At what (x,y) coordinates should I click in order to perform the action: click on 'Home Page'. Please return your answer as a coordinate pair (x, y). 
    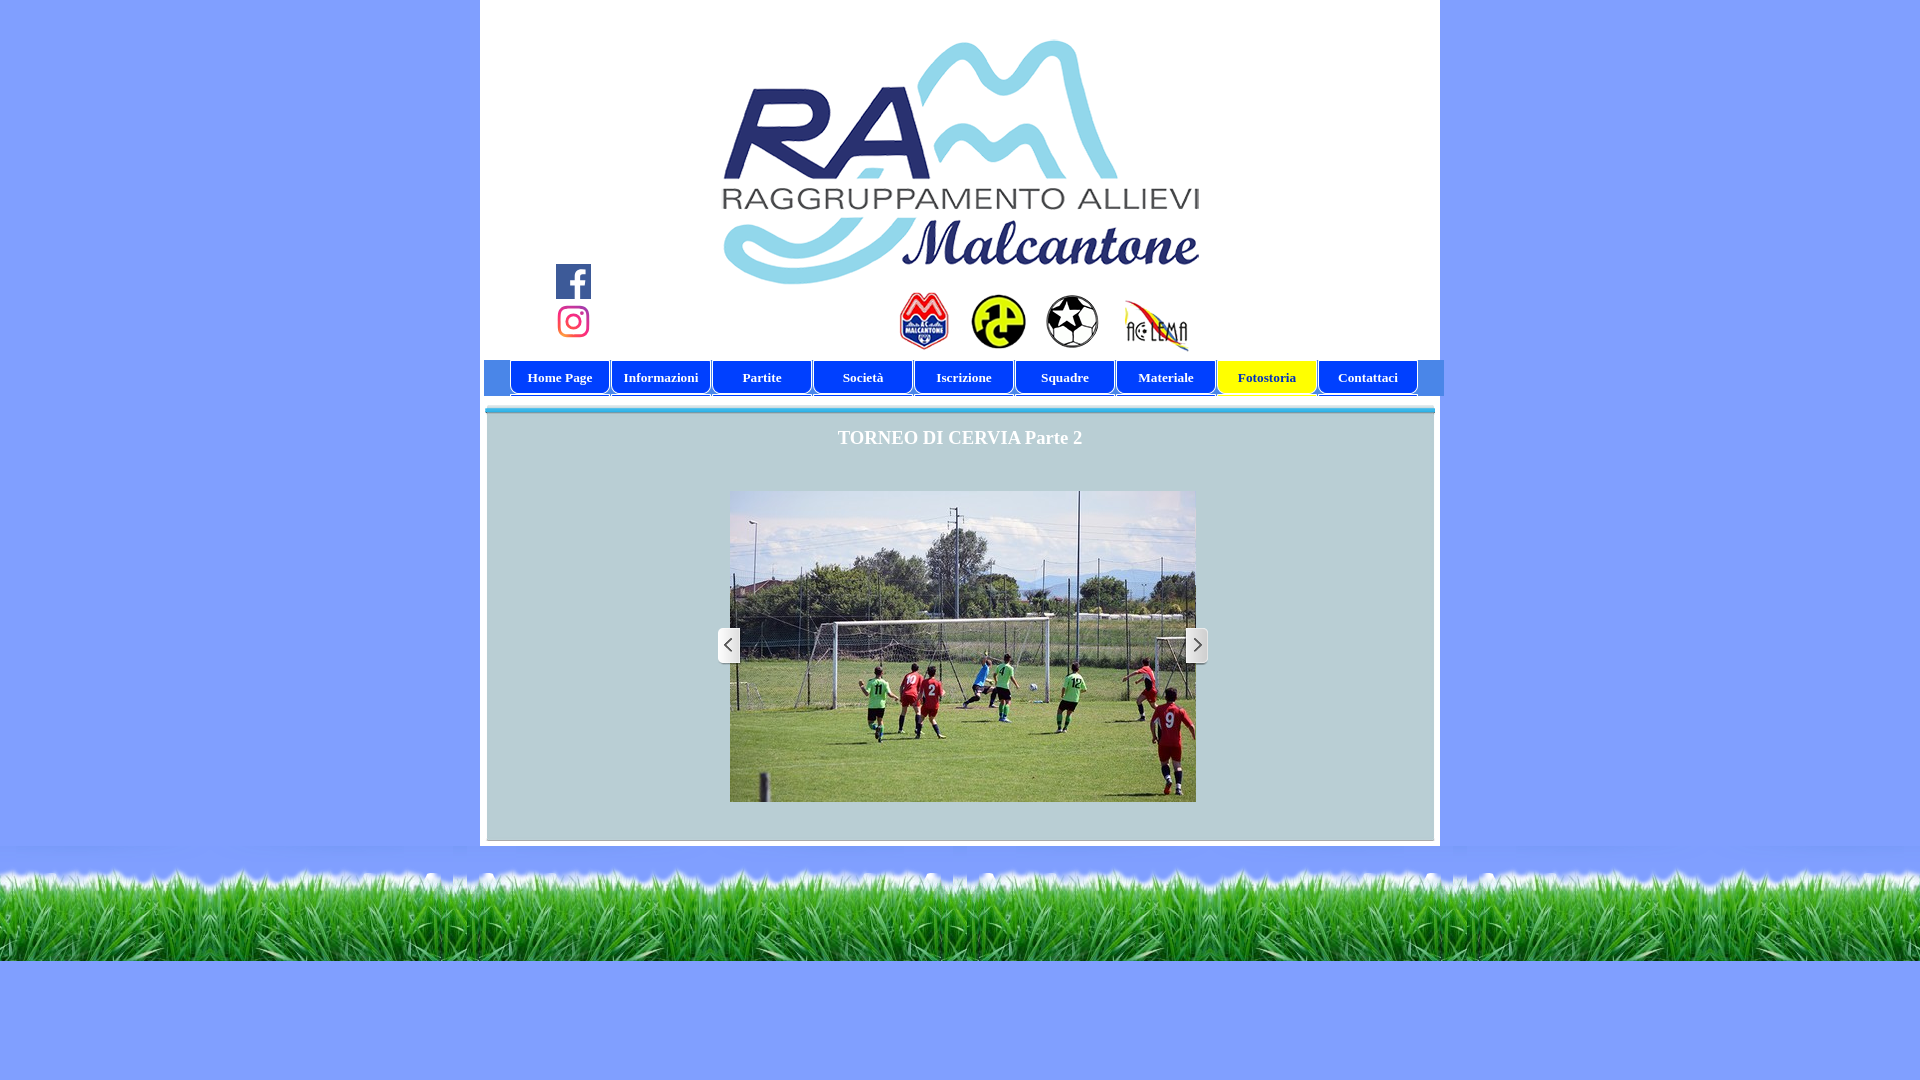
    Looking at the image, I should click on (560, 378).